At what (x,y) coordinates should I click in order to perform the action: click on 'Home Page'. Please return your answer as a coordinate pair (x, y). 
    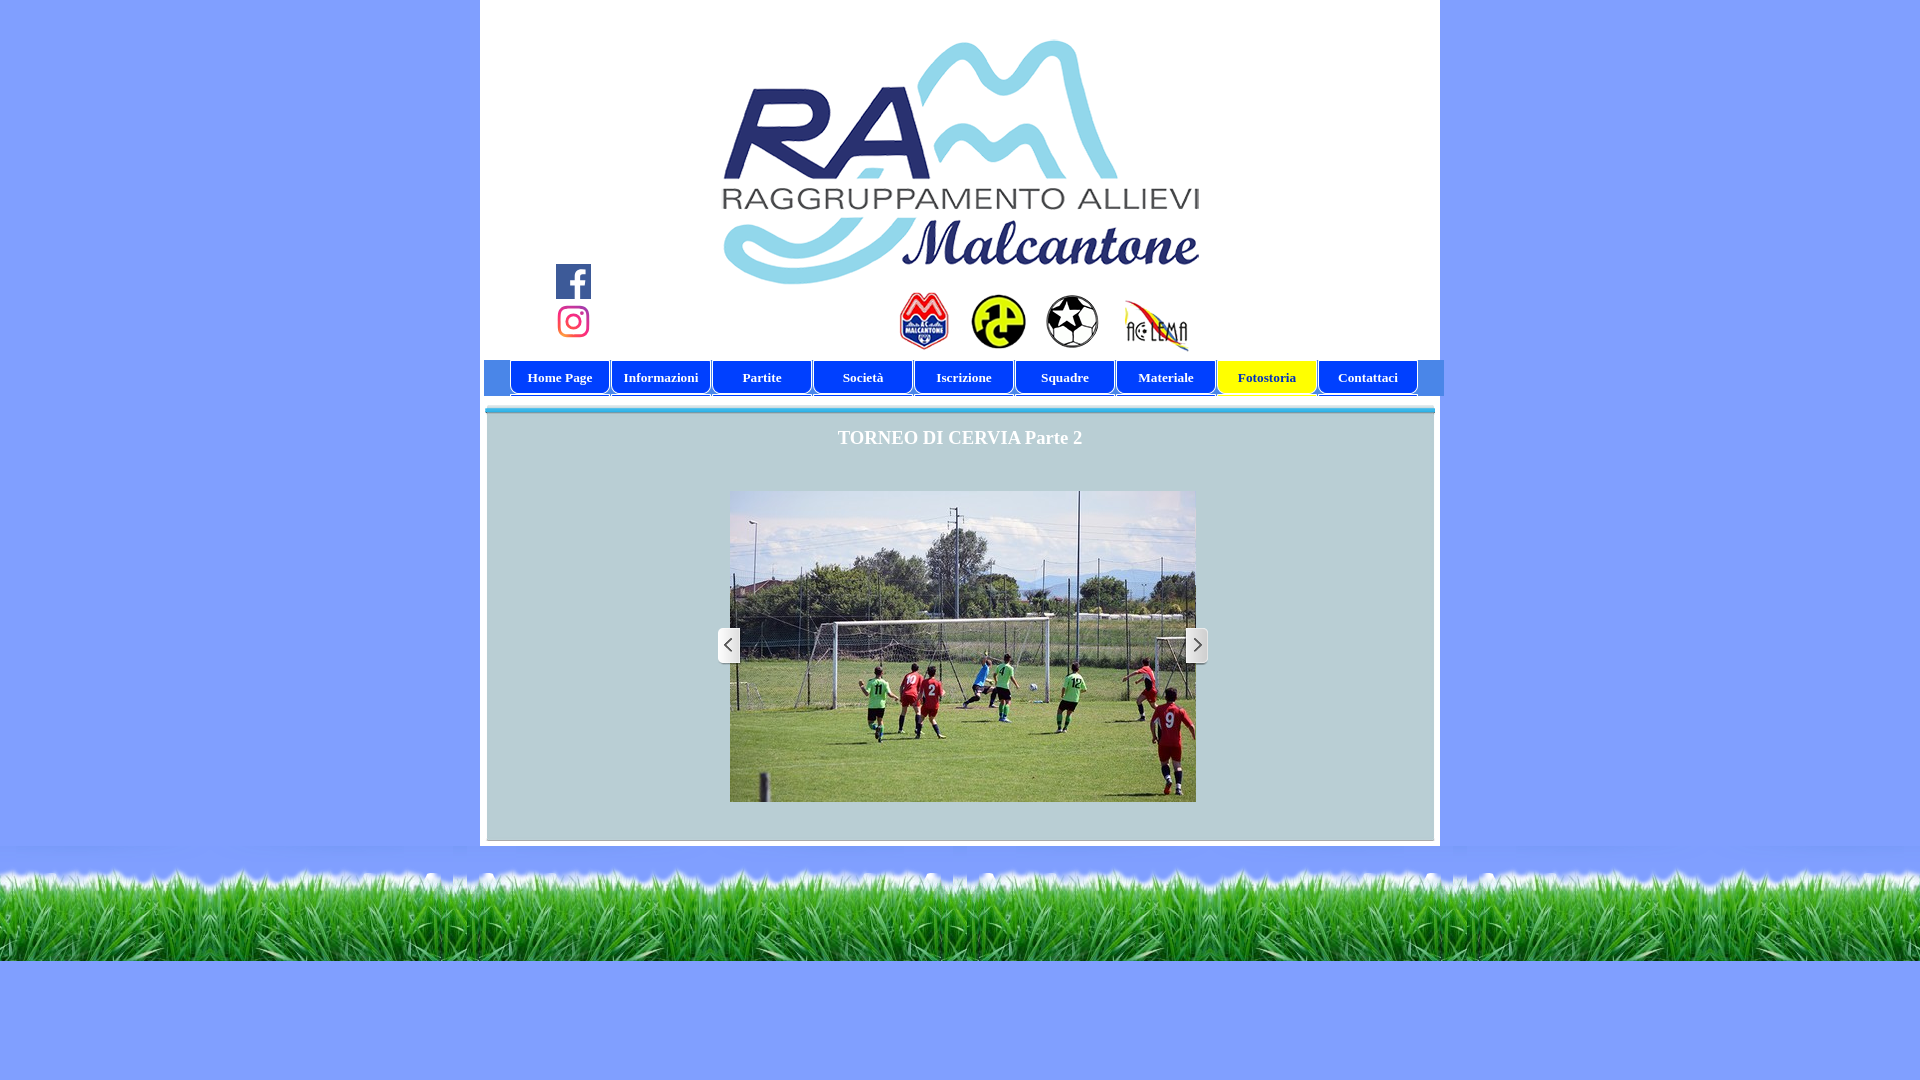
    Looking at the image, I should click on (560, 378).